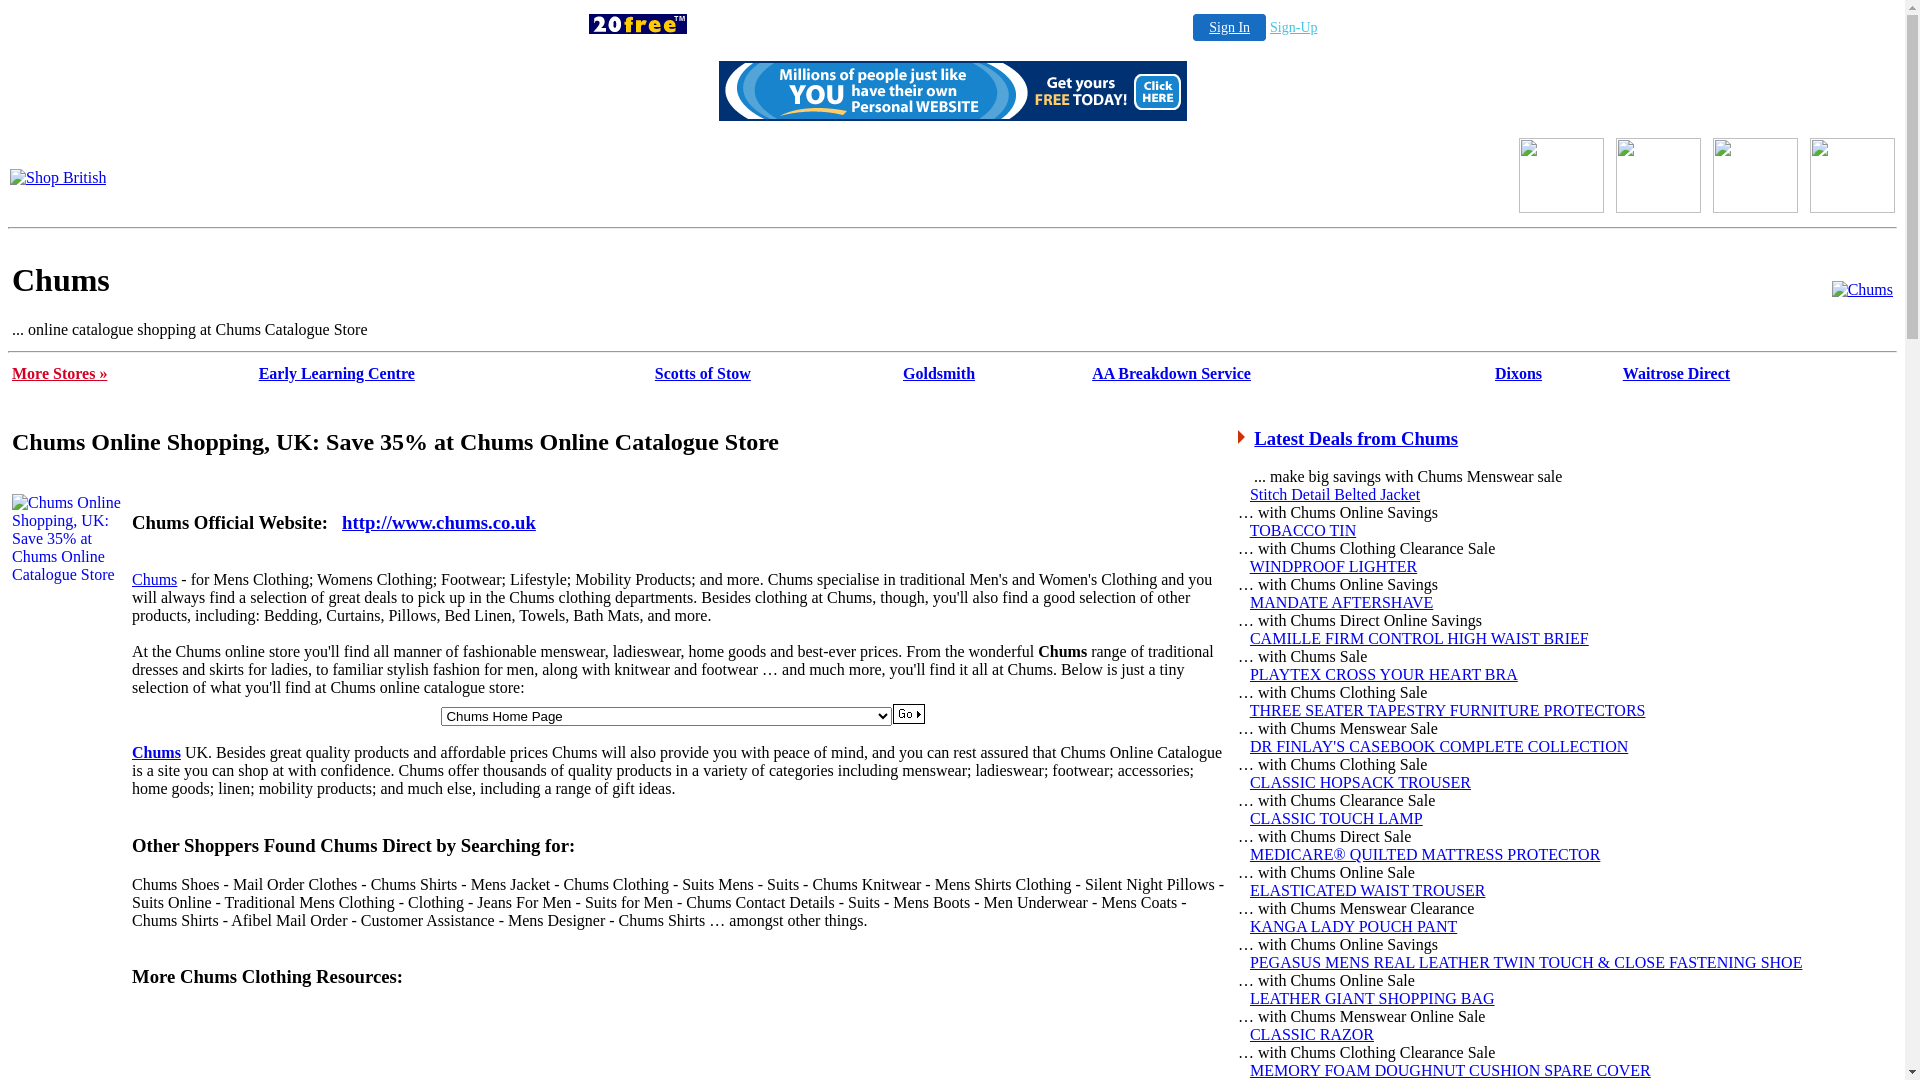  I want to click on 'Sign In', so click(1228, 27).